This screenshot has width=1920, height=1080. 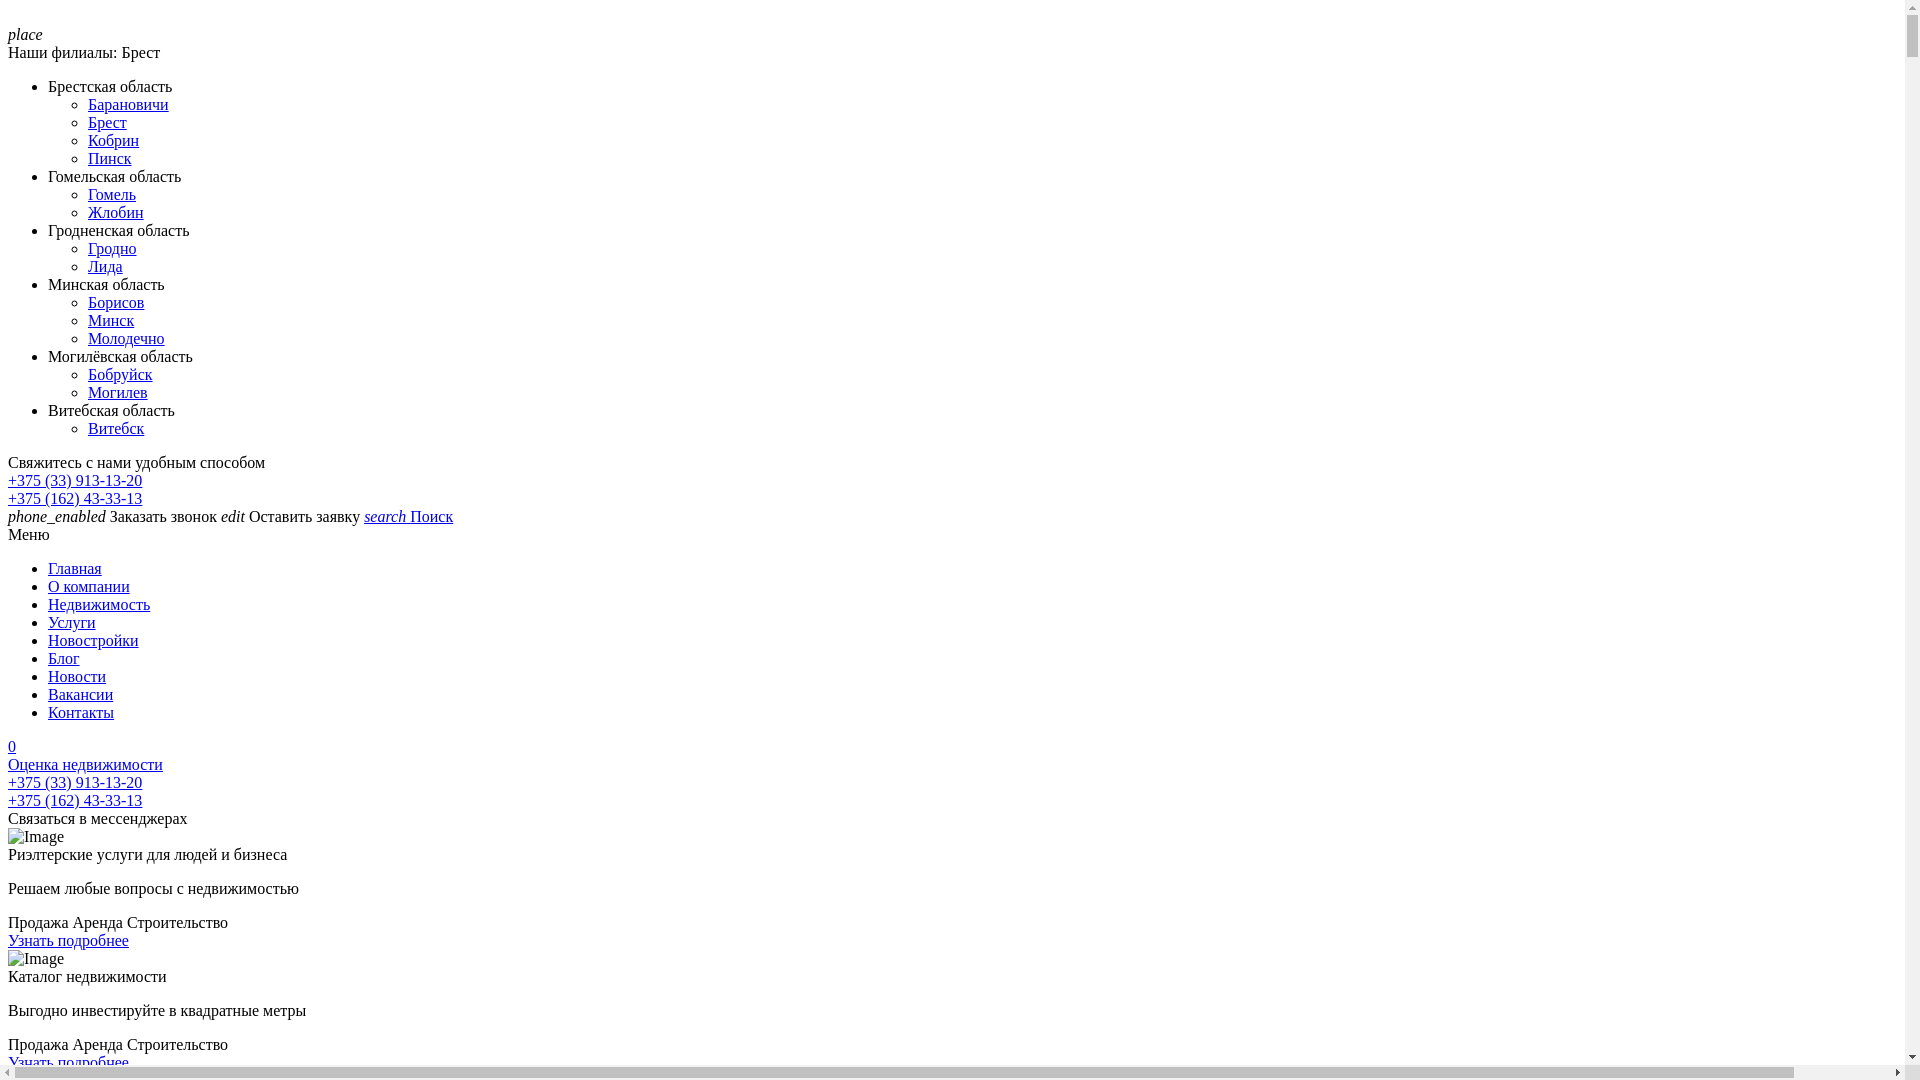 I want to click on '+375 (33) 913-13-20', so click(x=75, y=480).